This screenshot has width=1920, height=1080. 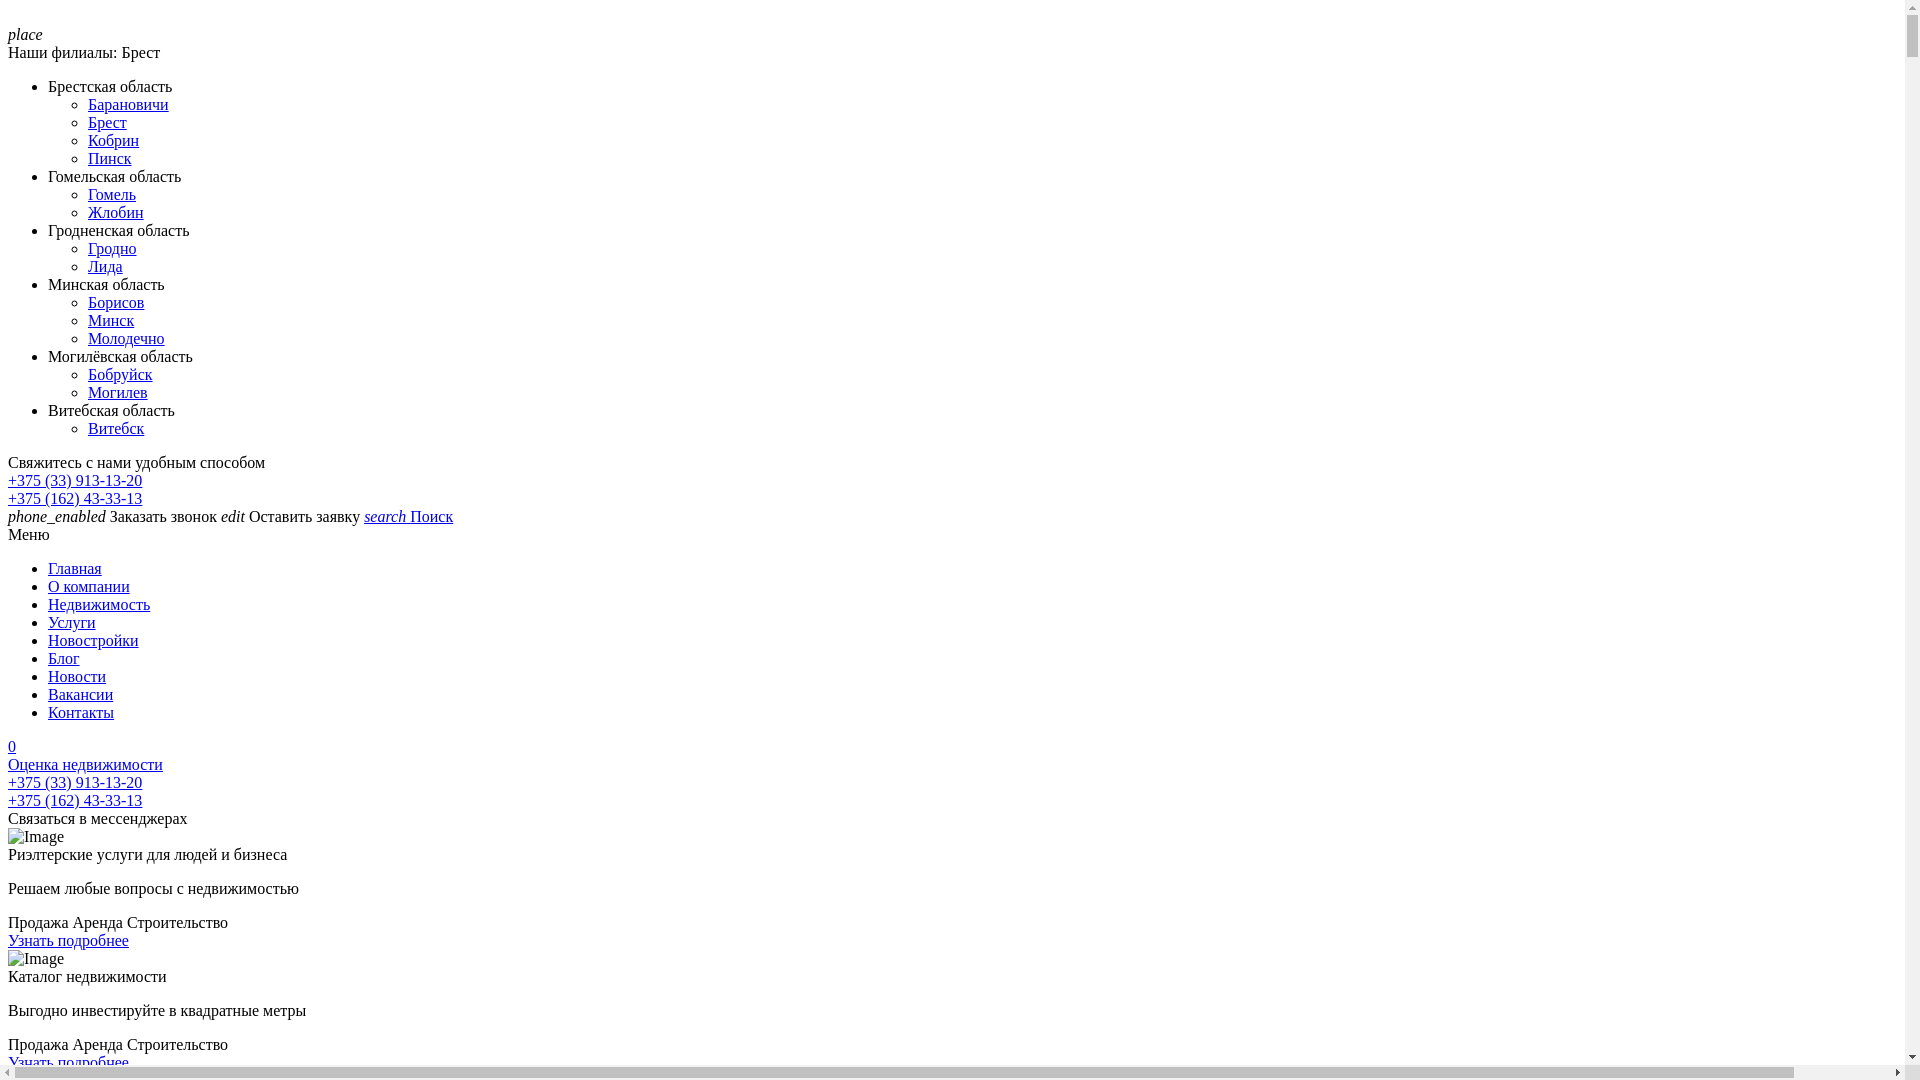 I want to click on '+375 (33) 913-13-20', so click(x=75, y=480).